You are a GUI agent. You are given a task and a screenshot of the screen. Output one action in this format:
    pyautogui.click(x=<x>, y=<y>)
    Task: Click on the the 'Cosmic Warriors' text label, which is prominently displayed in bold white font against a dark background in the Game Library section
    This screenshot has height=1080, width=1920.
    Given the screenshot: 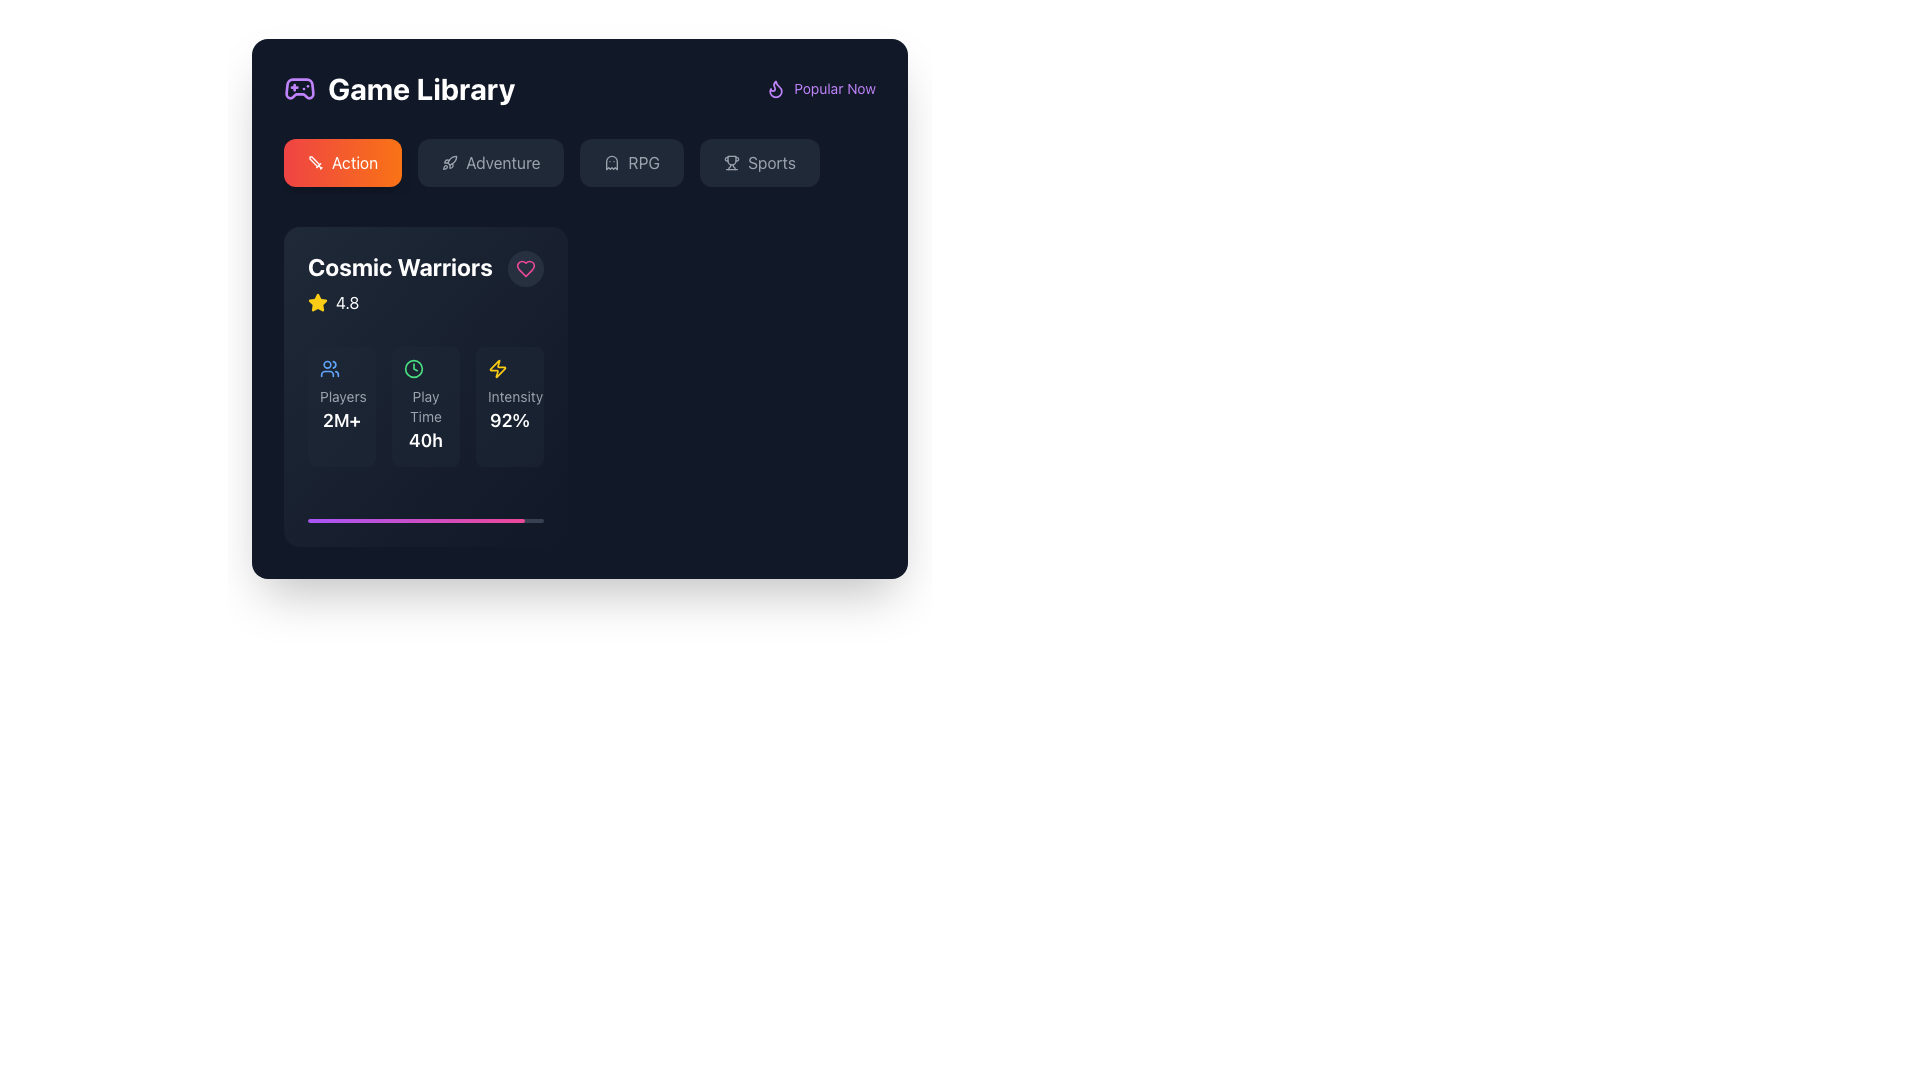 What is the action you would take?
    pyautogui.click(x=400, y=265)
    